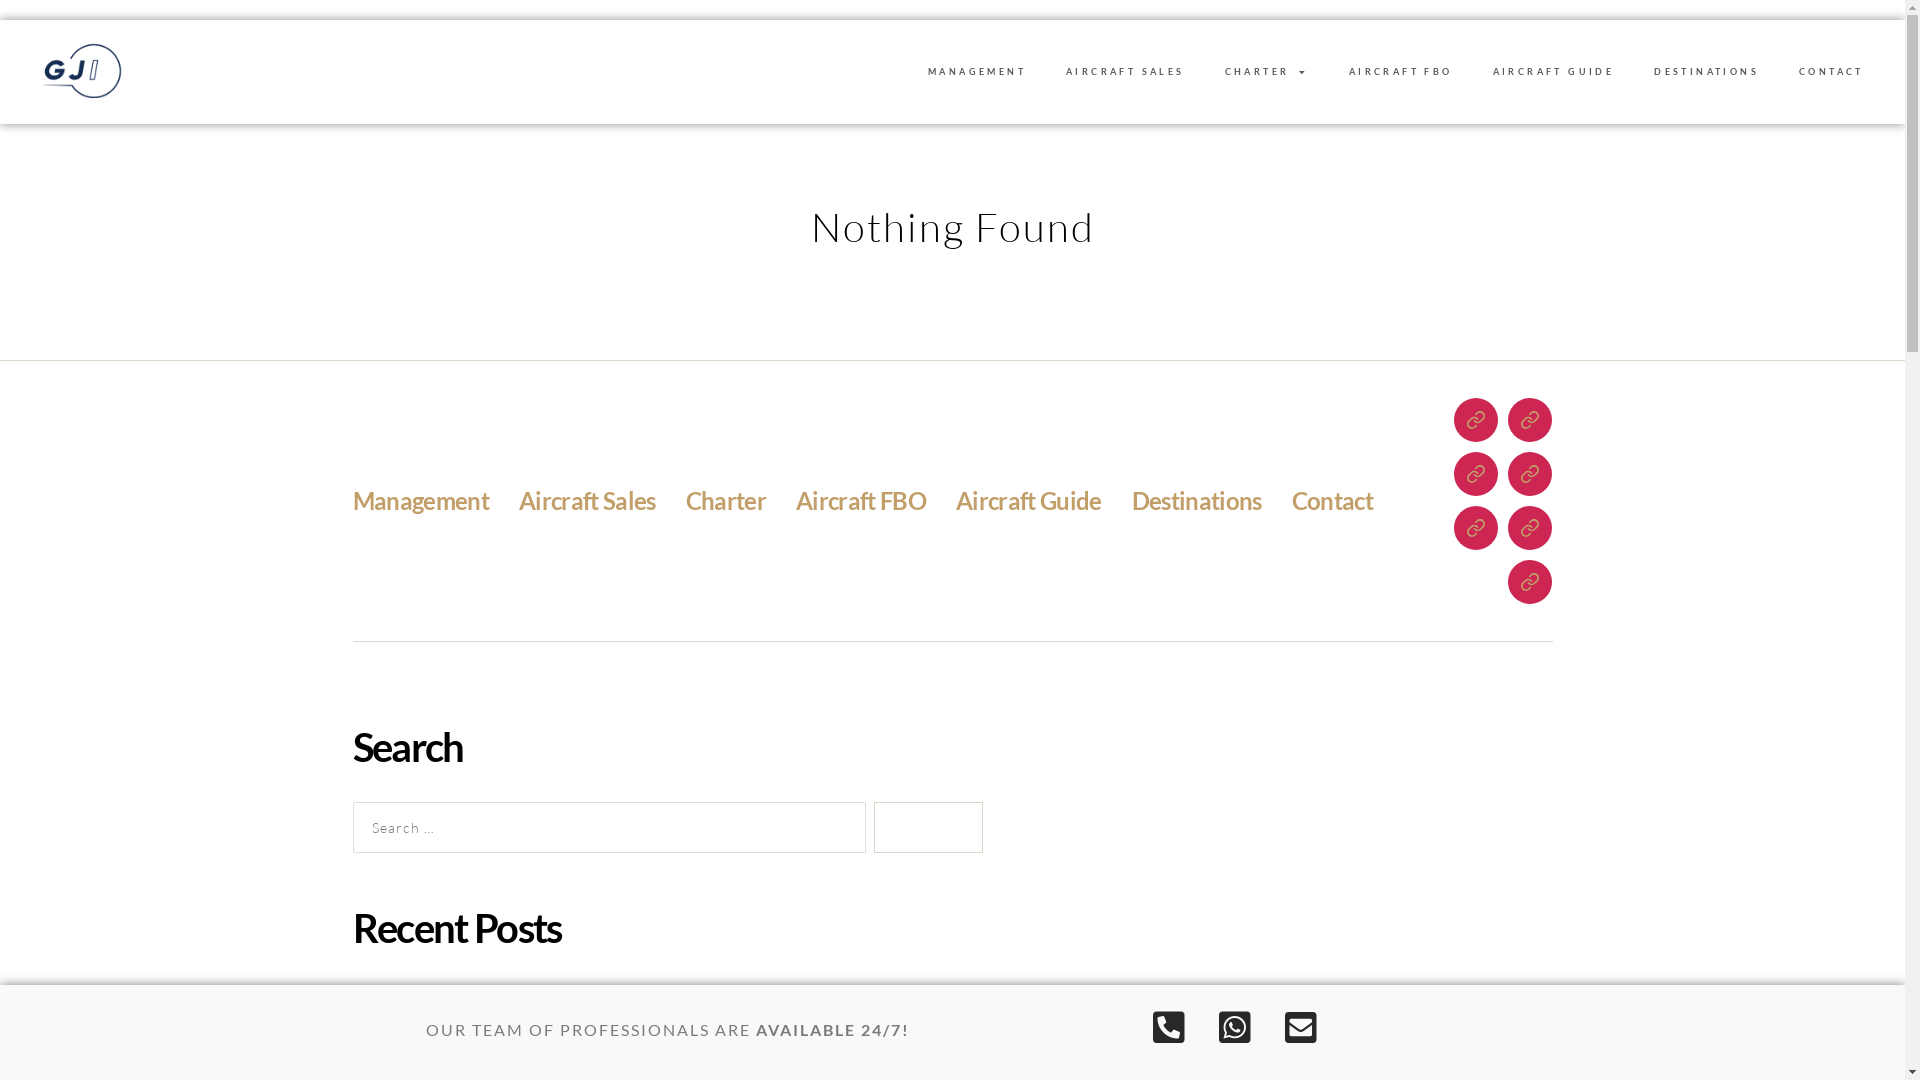  I want to click on 'Aircraft Guide', so click(1028, 499).